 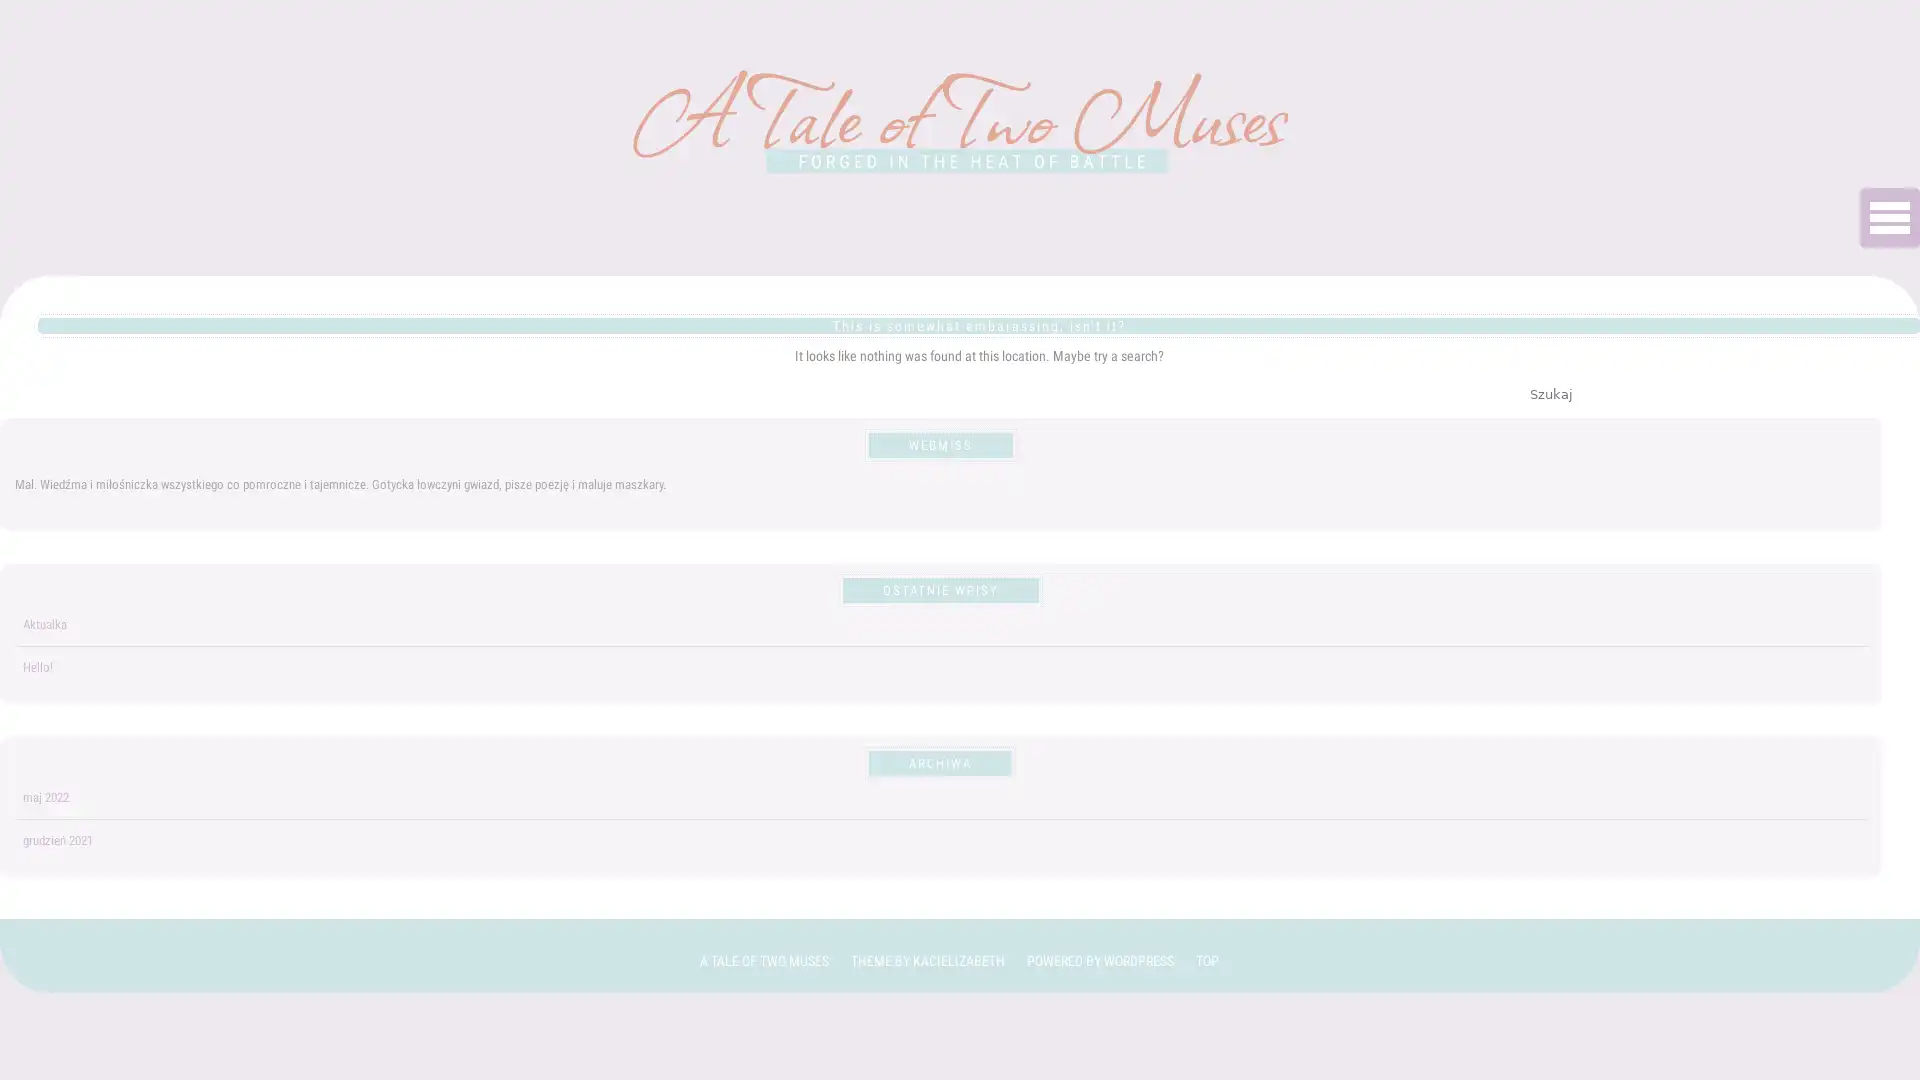 I want to click on Szukaj, so click(x=1549, y=393).